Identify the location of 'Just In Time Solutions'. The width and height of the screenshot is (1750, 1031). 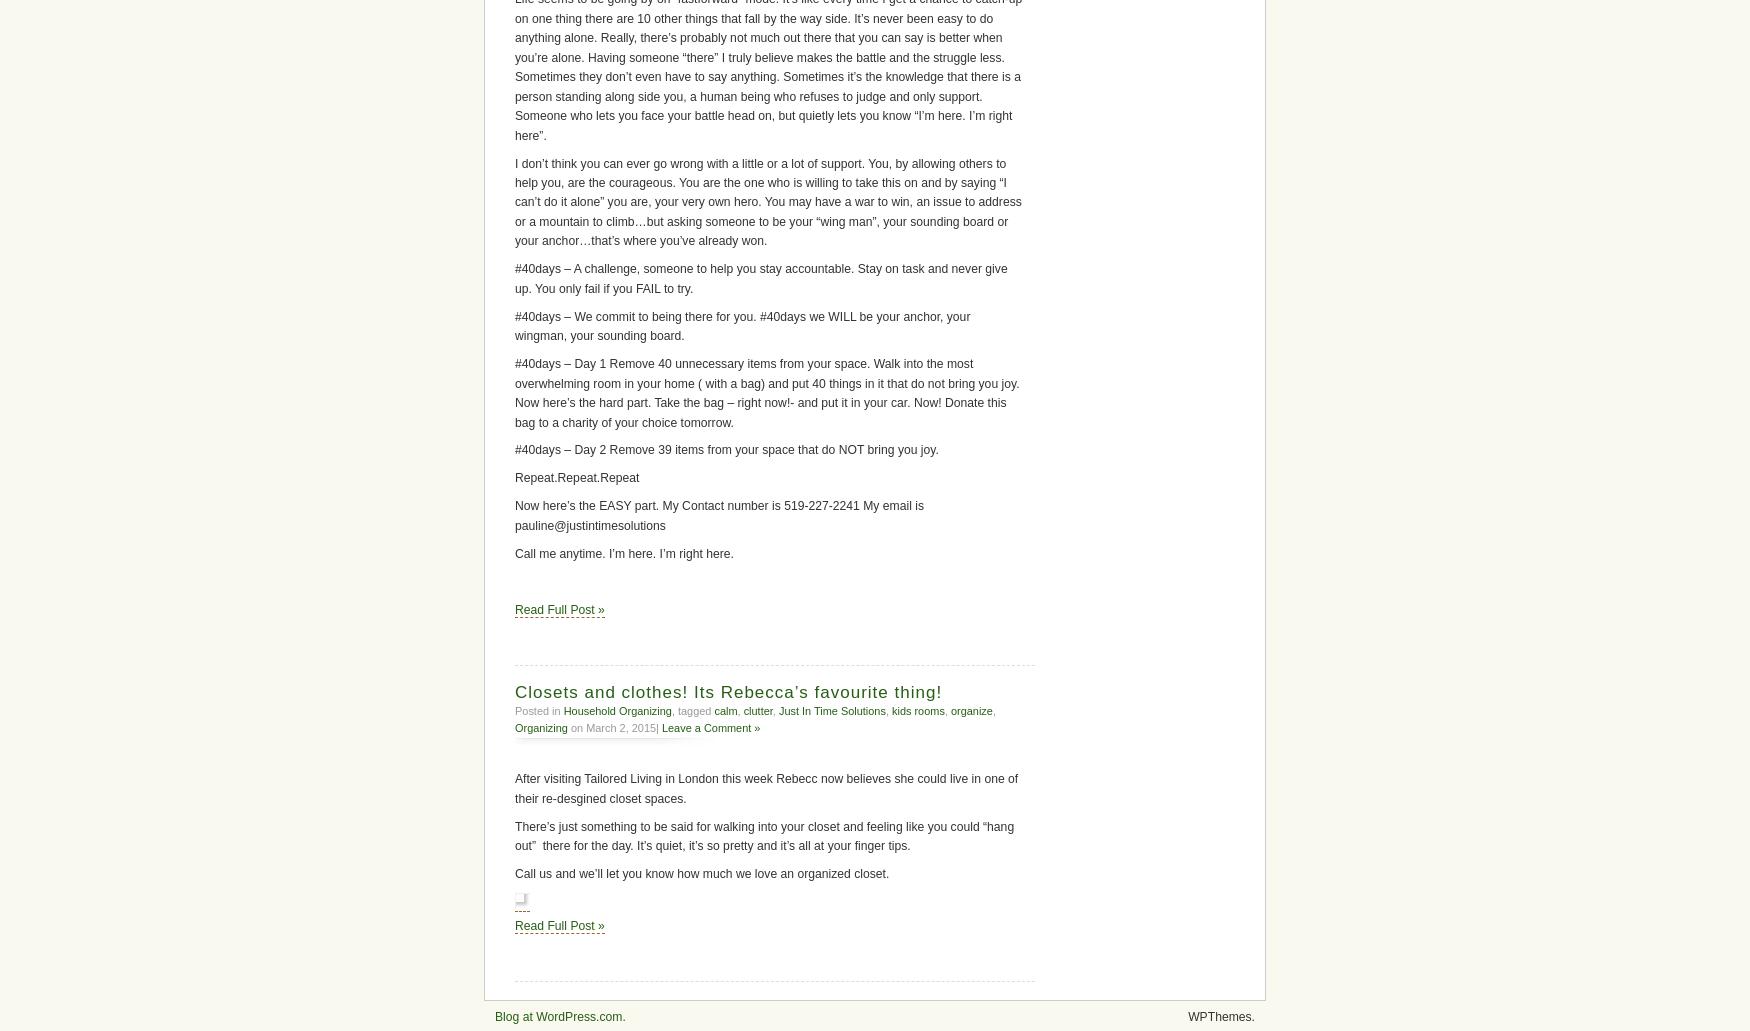
(831, 710).